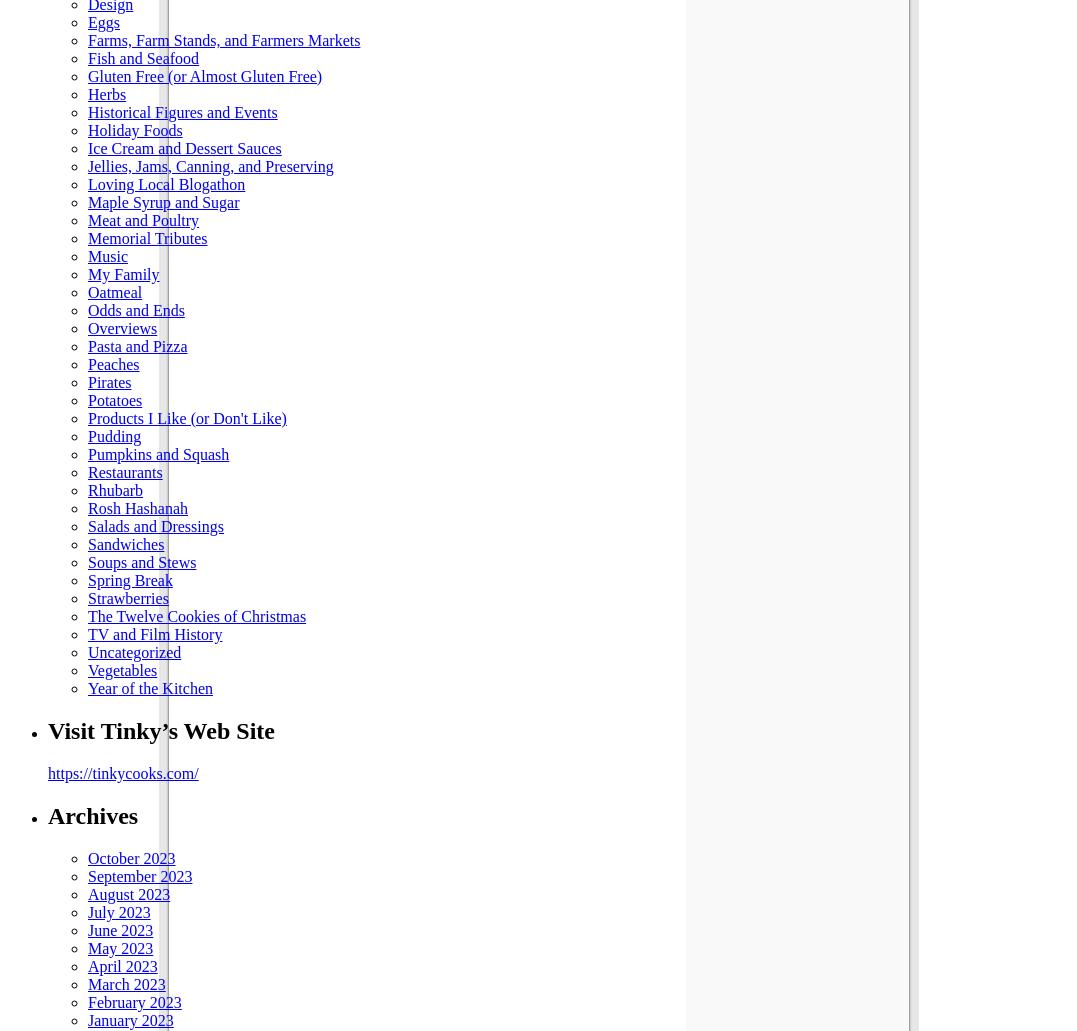  I want to click on 'Pirates', so click(86, 381).